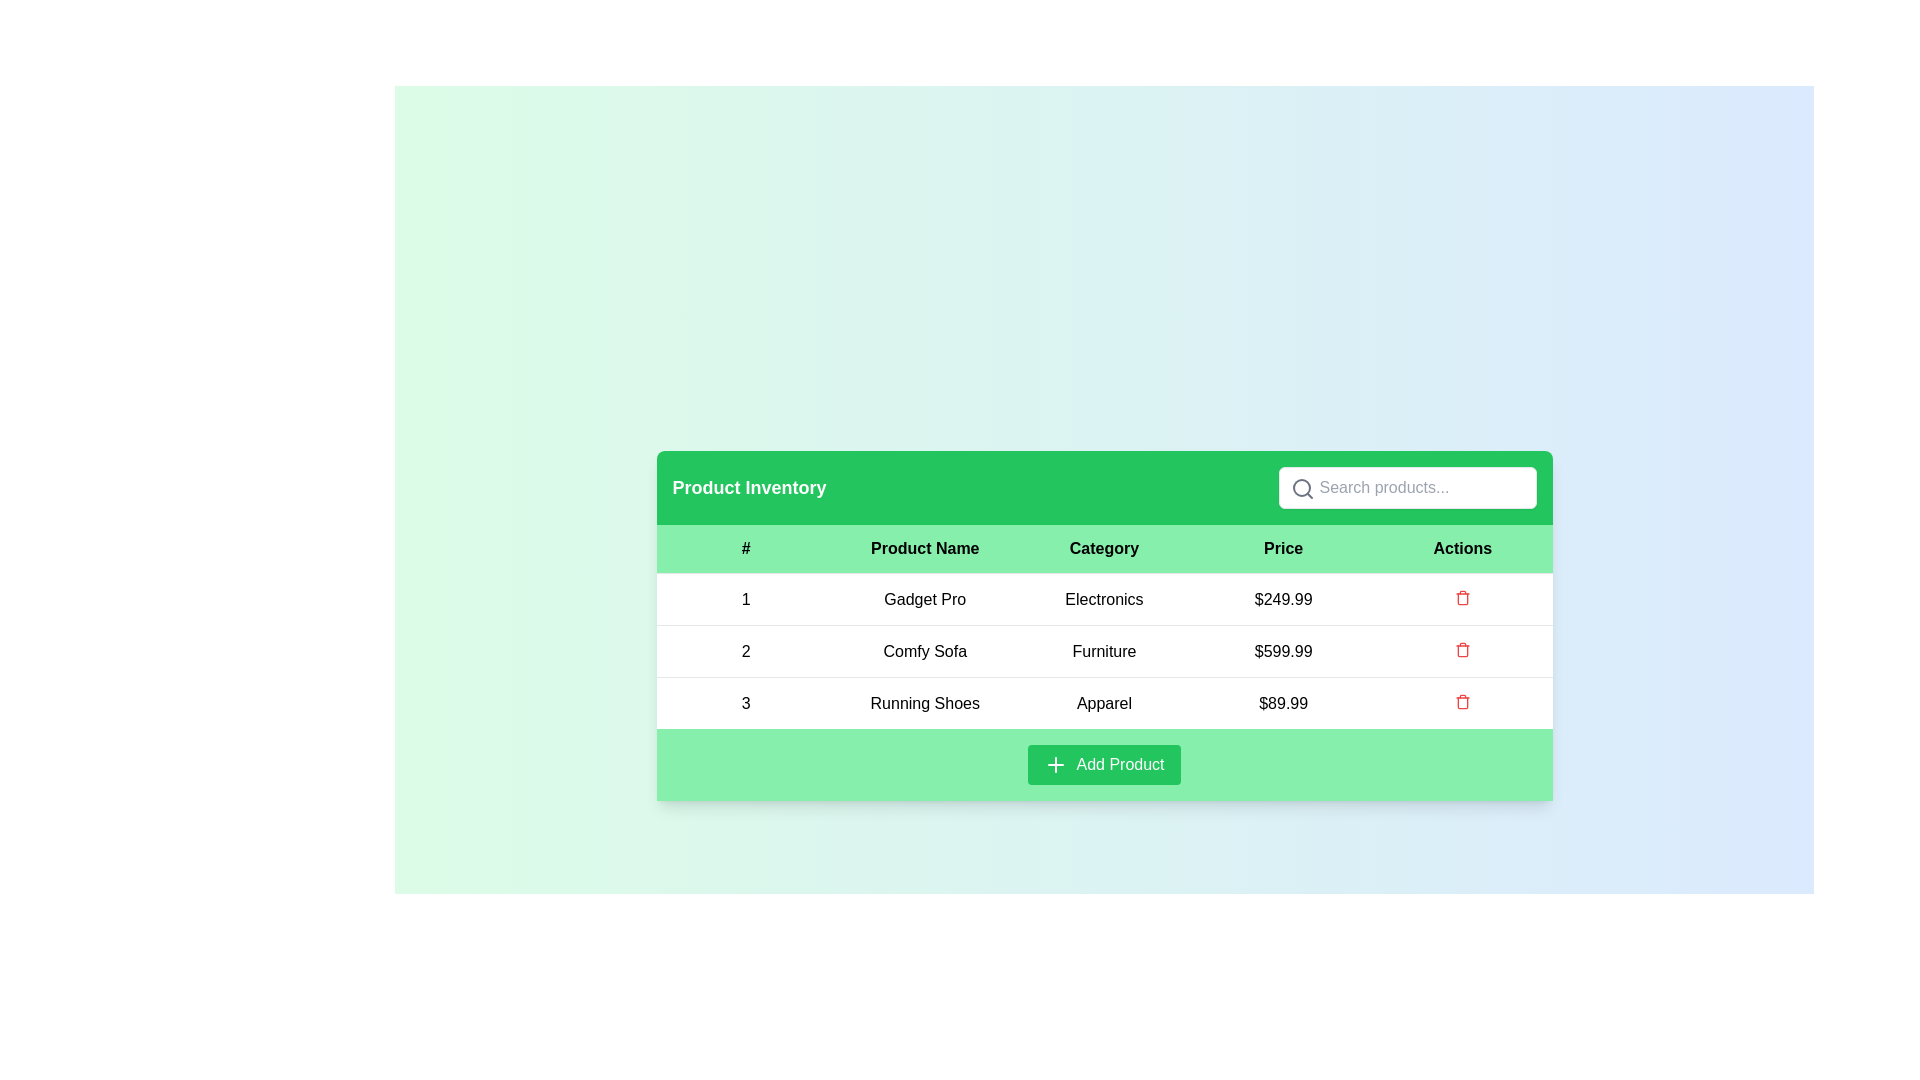 This screenshot has height=1080, width=1920. I want to click on the search bar located in the green header bar titled 'Product Inventory' to focus on it, so click(1406, 488).